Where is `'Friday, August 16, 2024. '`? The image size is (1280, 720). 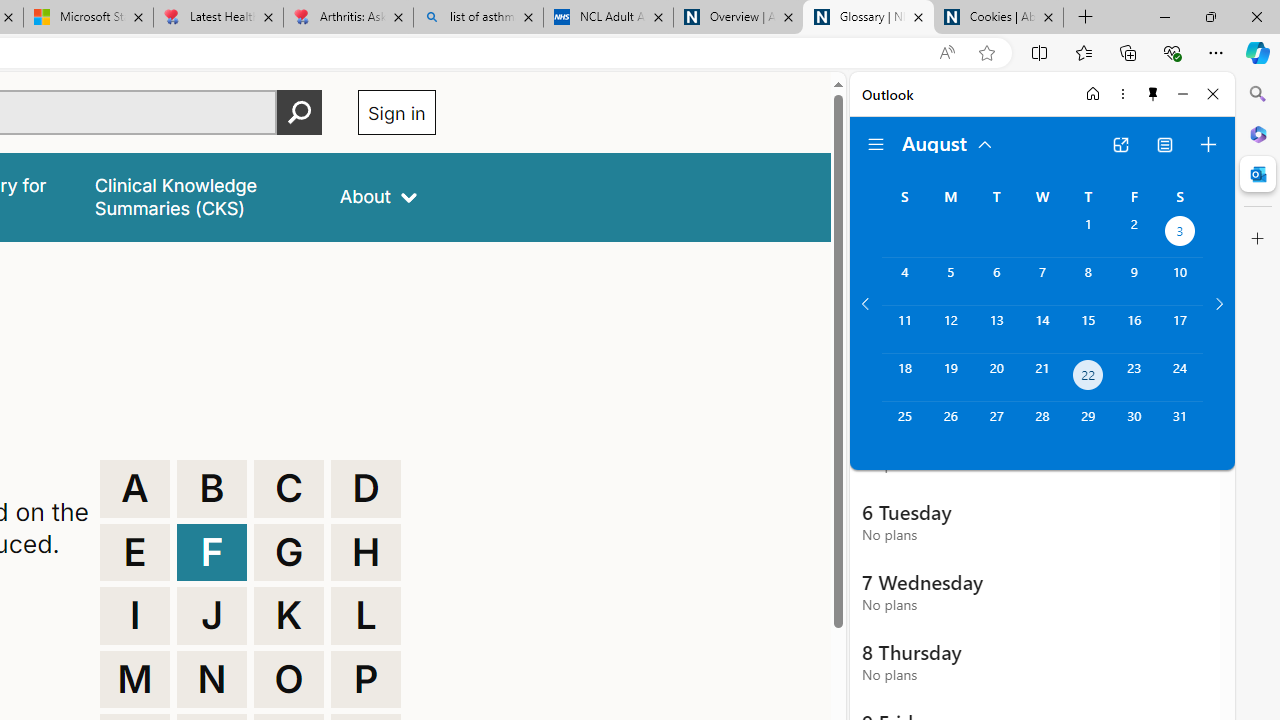 'Friday, August 16, 2024. ' is located at coordinates (1134, 328).